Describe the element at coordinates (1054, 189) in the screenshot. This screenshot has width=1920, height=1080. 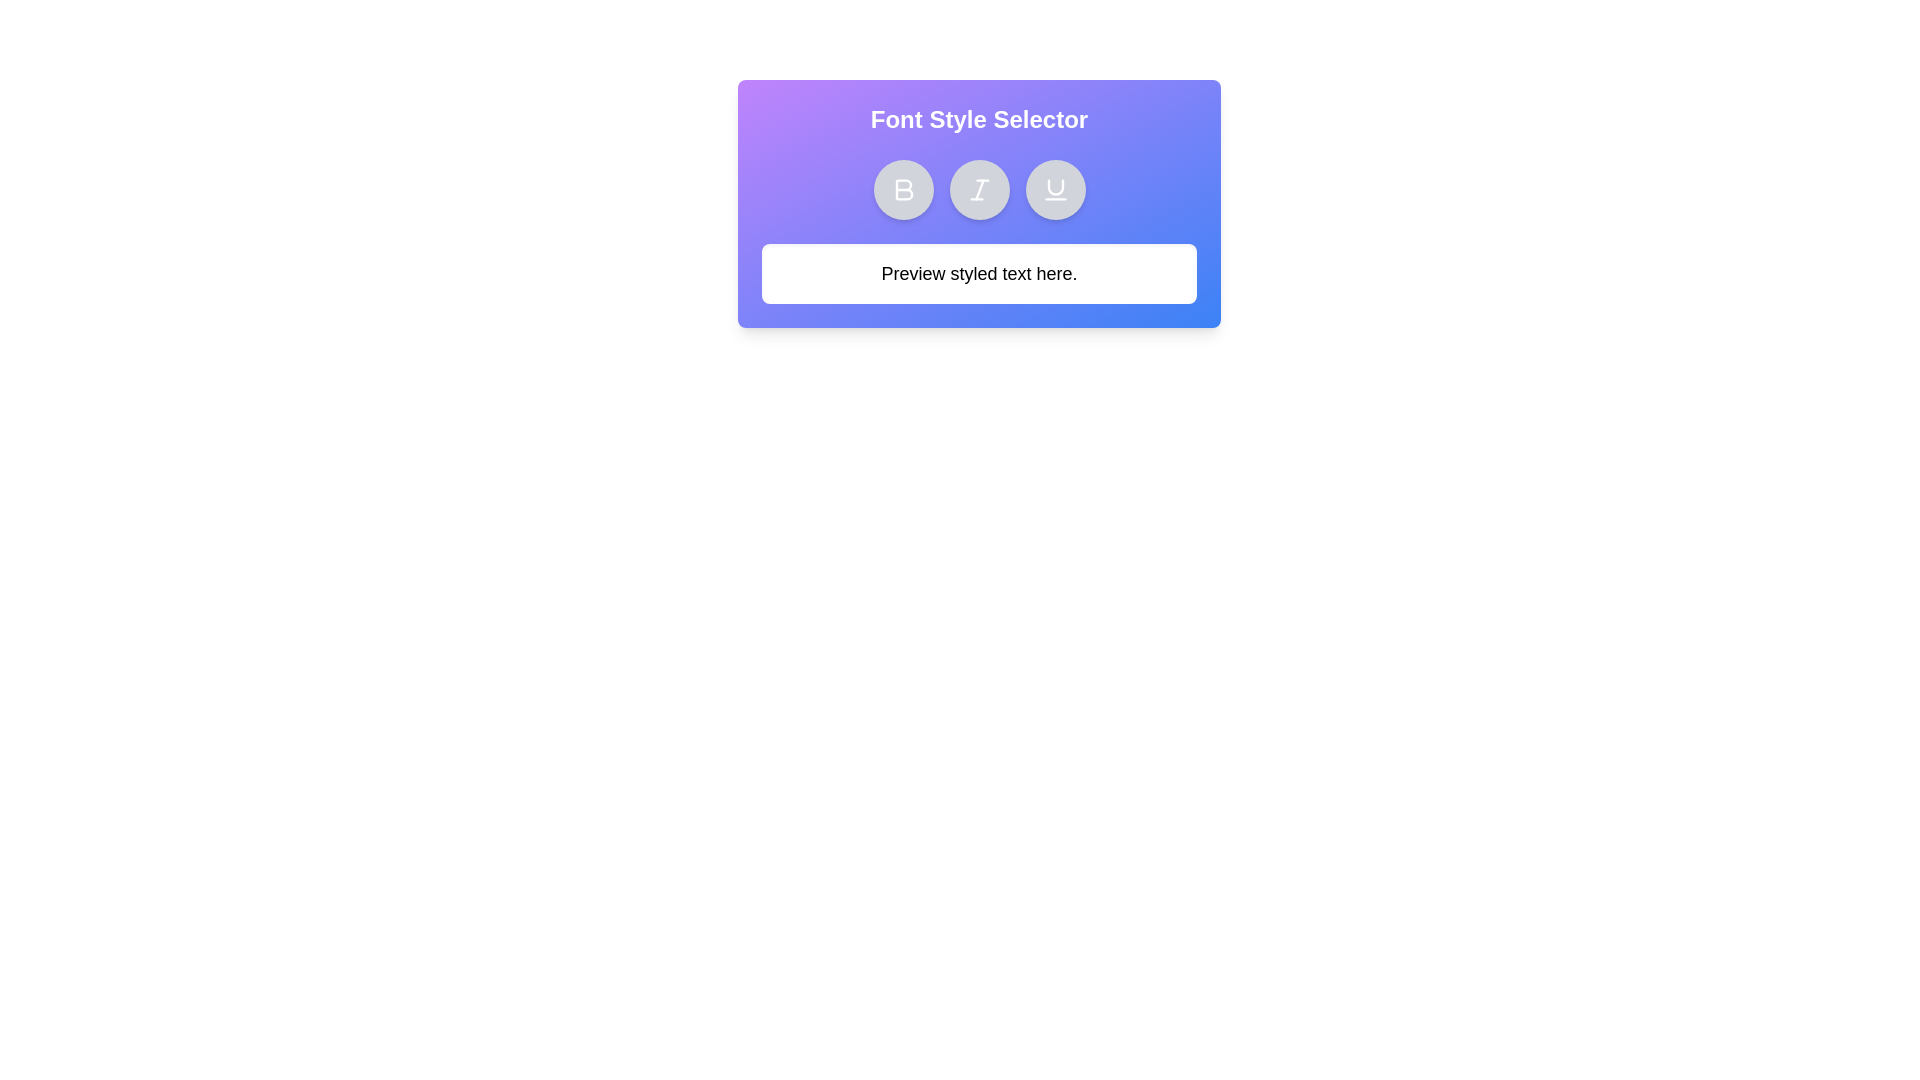
I see `the underline button to toggle the underline font style` at that location.